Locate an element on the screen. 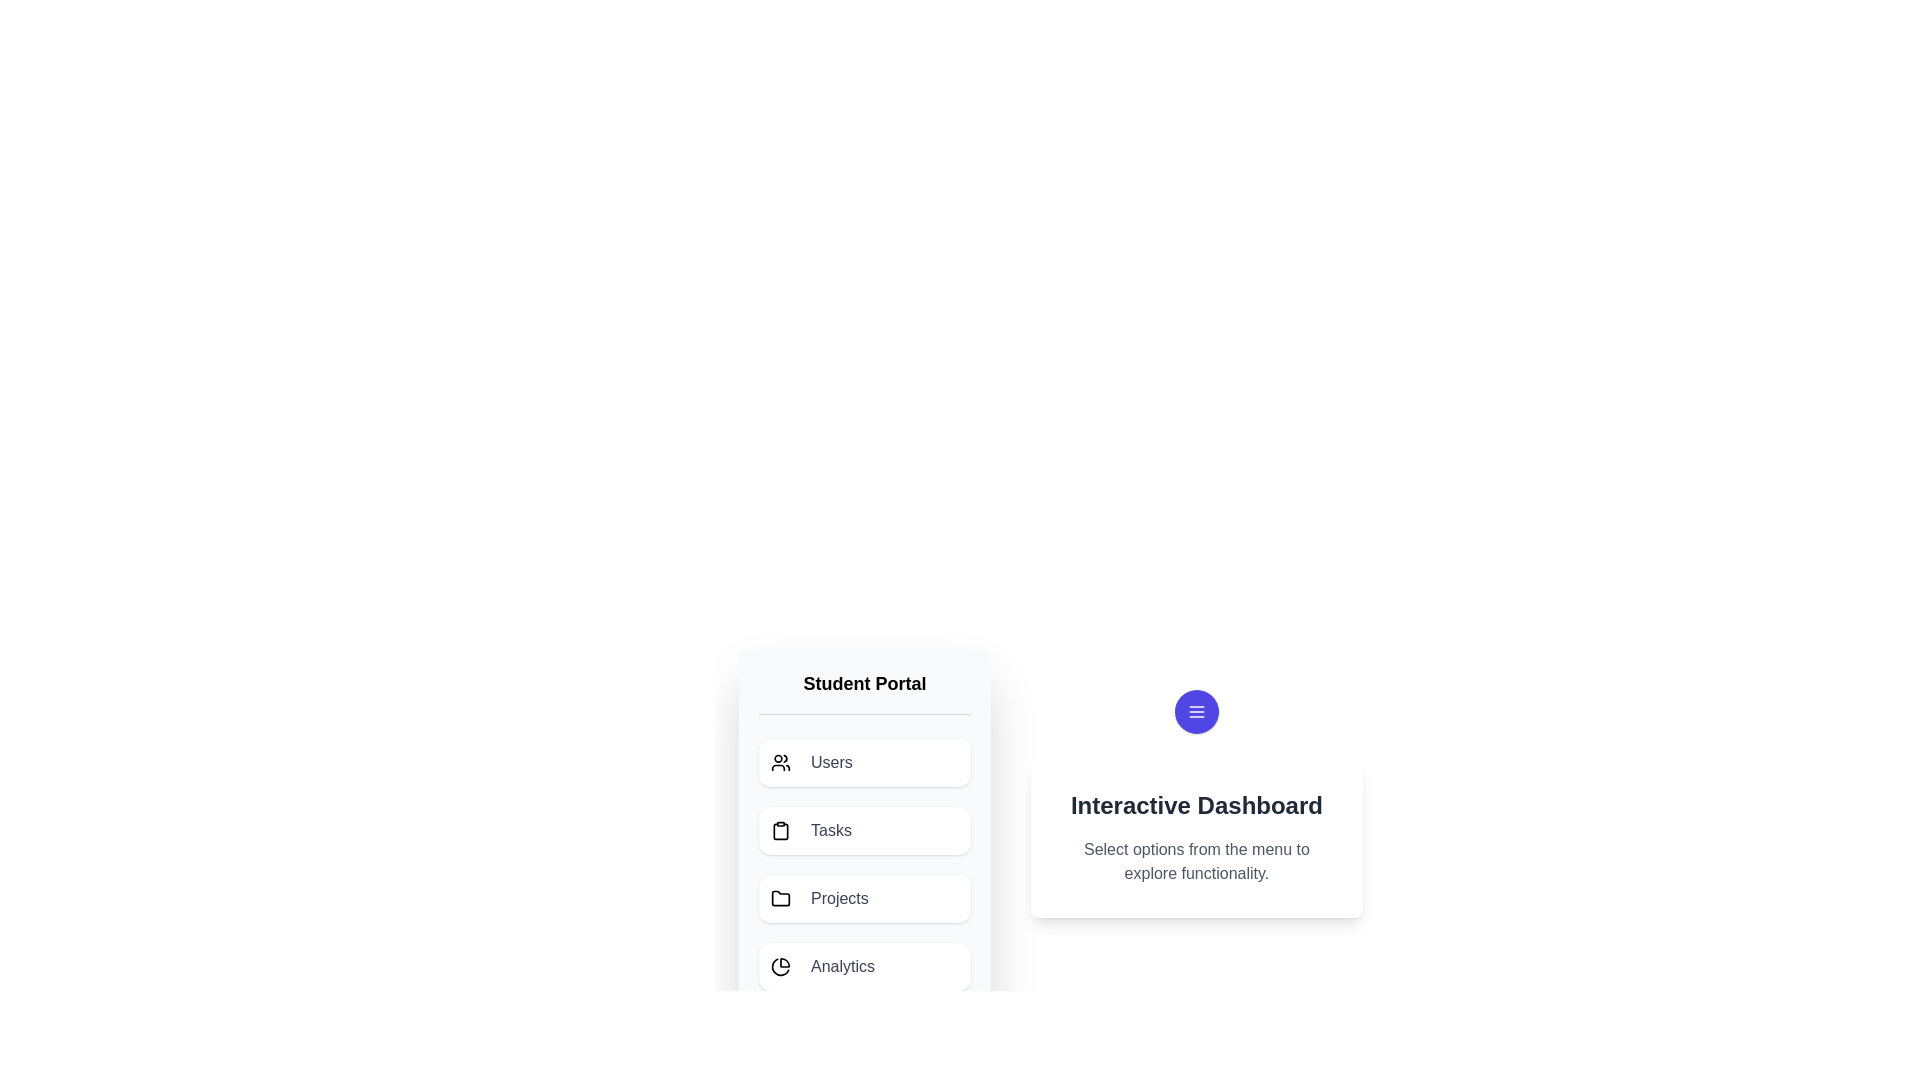 This screenshot has width=1920, height=1080. the menu item Projects from the list is located at coordinates (864, 897).